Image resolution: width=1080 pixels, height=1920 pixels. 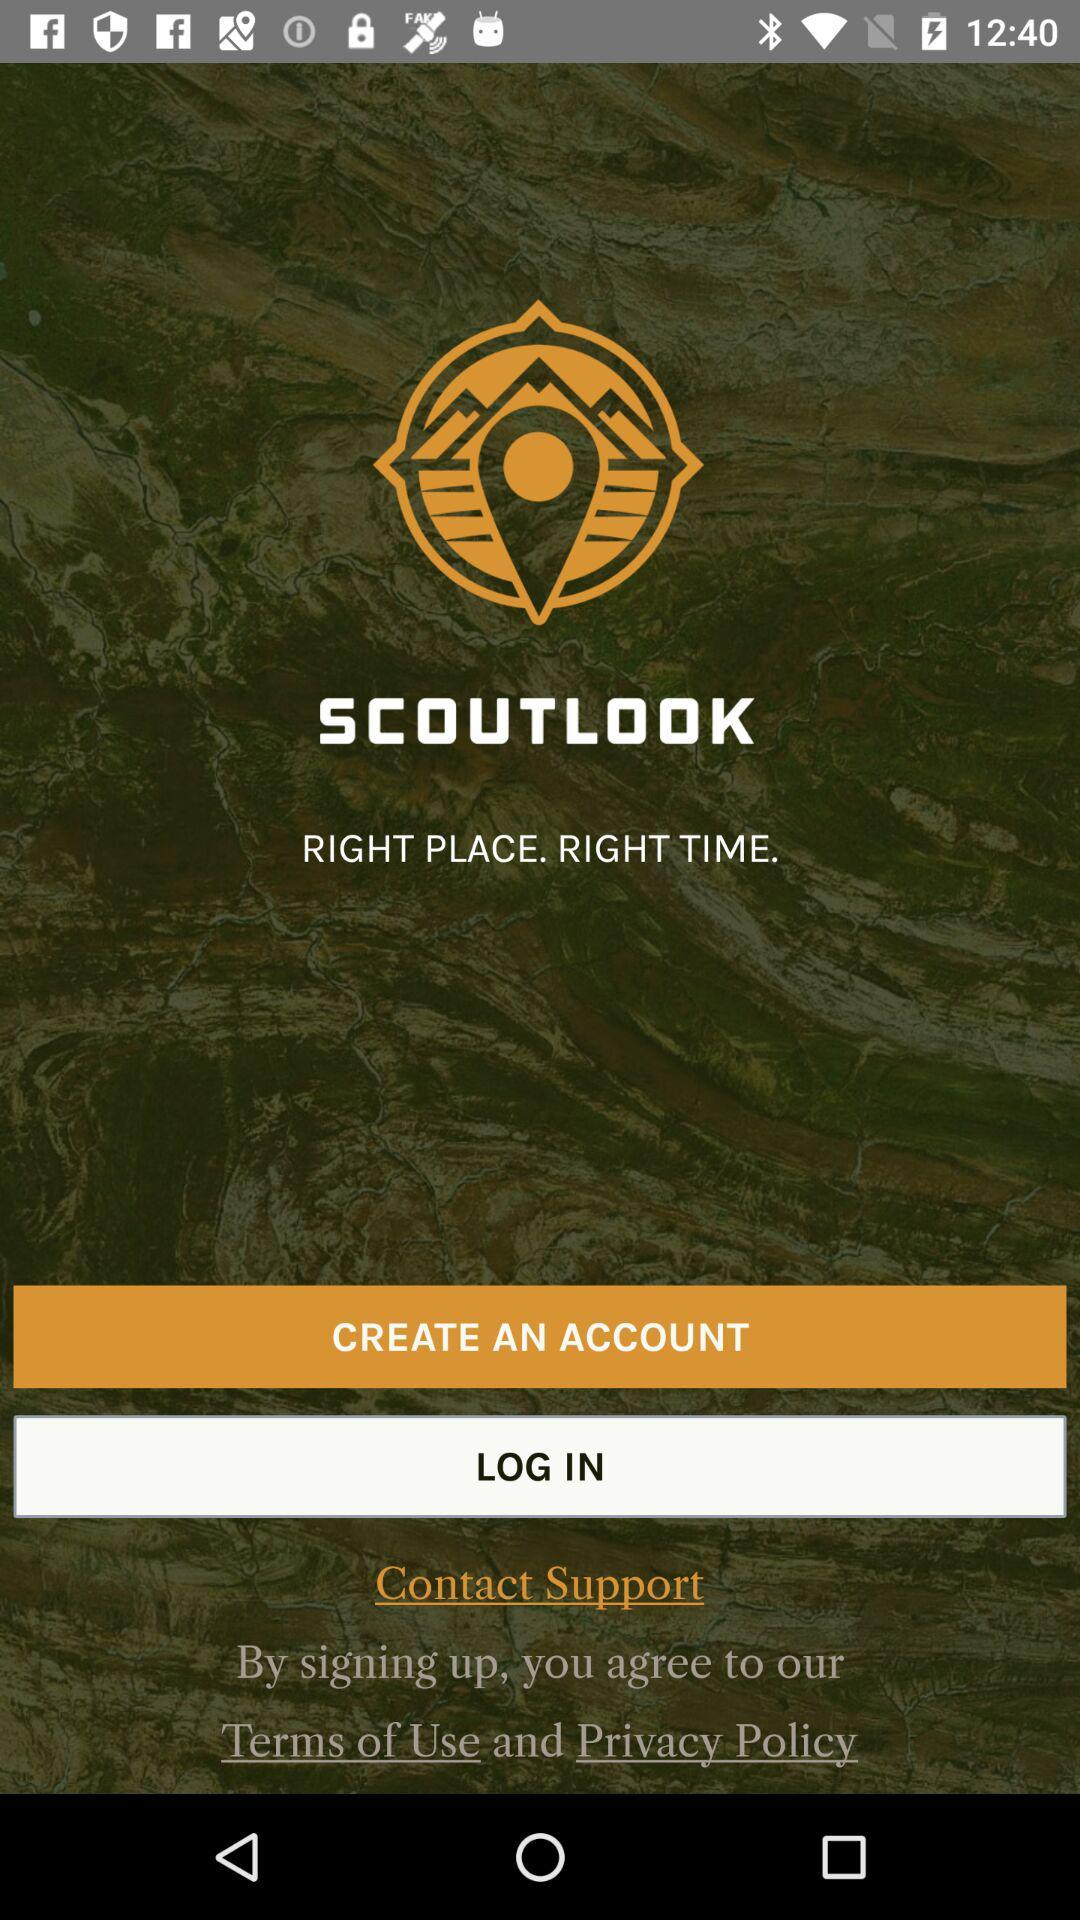 What do you see at coordinates (350, 1740) in the screenshot?
I see `the terms of use` at bounding box center [350, 1740].